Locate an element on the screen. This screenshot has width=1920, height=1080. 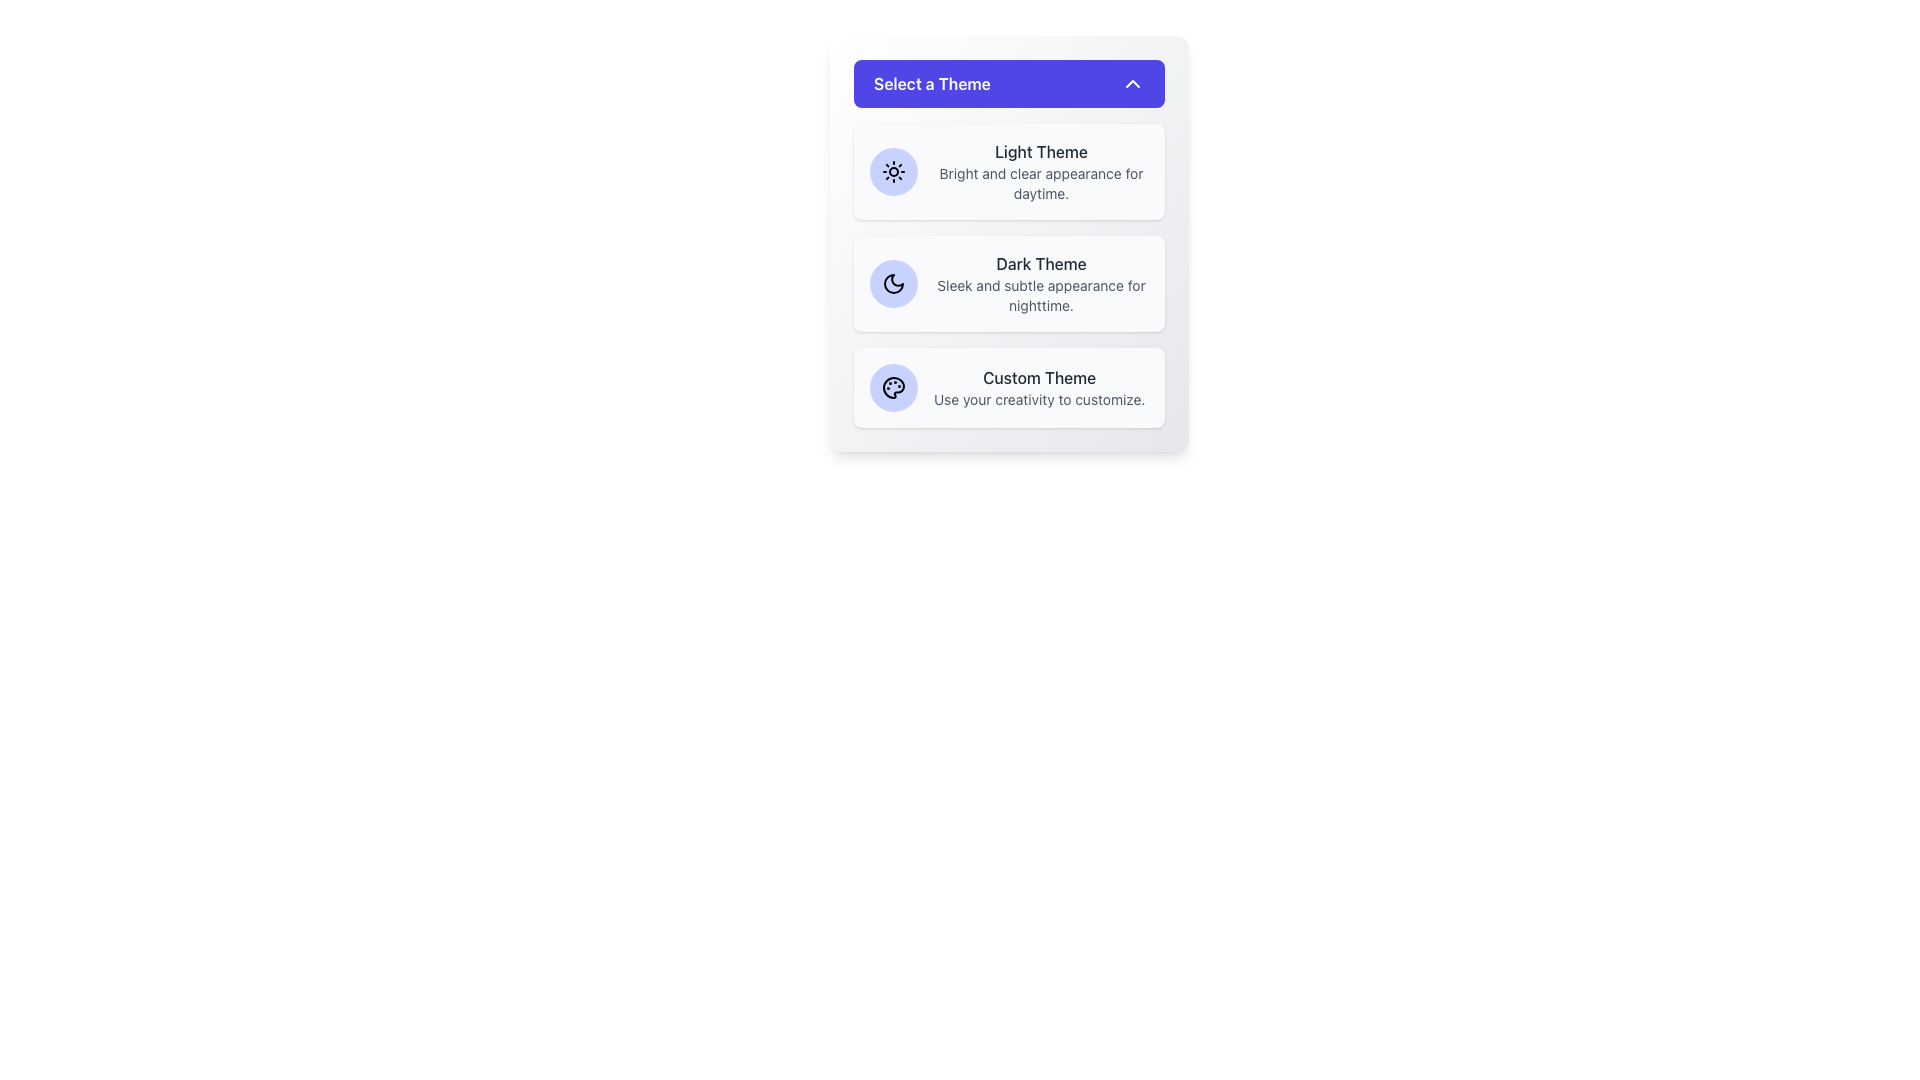
the Graphic Icon representing the customization feature of the 'Custom Theme' option, located at the beginning of the 'Custom Theme' card in the 'Select a Theme' section is located at coordinates (892, 388).